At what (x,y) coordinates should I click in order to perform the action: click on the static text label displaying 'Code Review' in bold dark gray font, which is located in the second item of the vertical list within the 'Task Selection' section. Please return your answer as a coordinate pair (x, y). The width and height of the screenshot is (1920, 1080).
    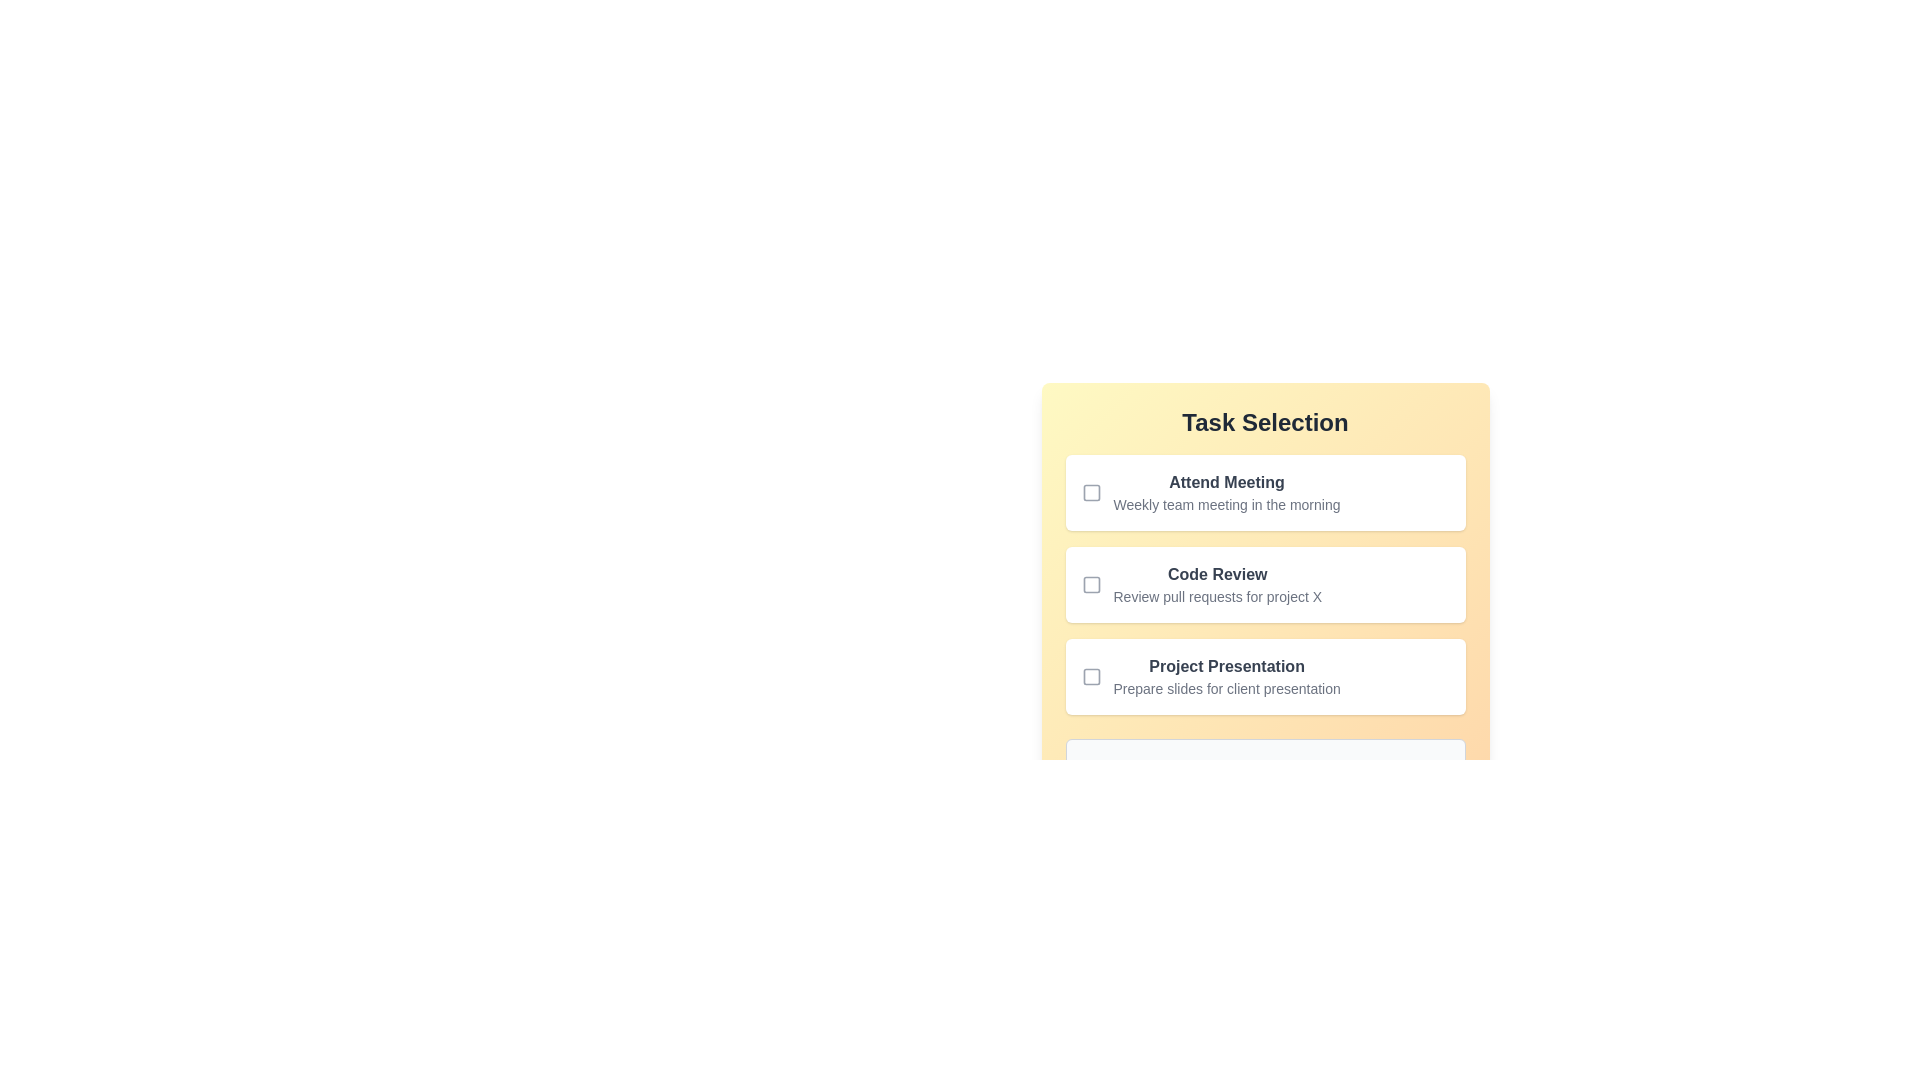
    Looking at the image, I should click on (1216, 574).